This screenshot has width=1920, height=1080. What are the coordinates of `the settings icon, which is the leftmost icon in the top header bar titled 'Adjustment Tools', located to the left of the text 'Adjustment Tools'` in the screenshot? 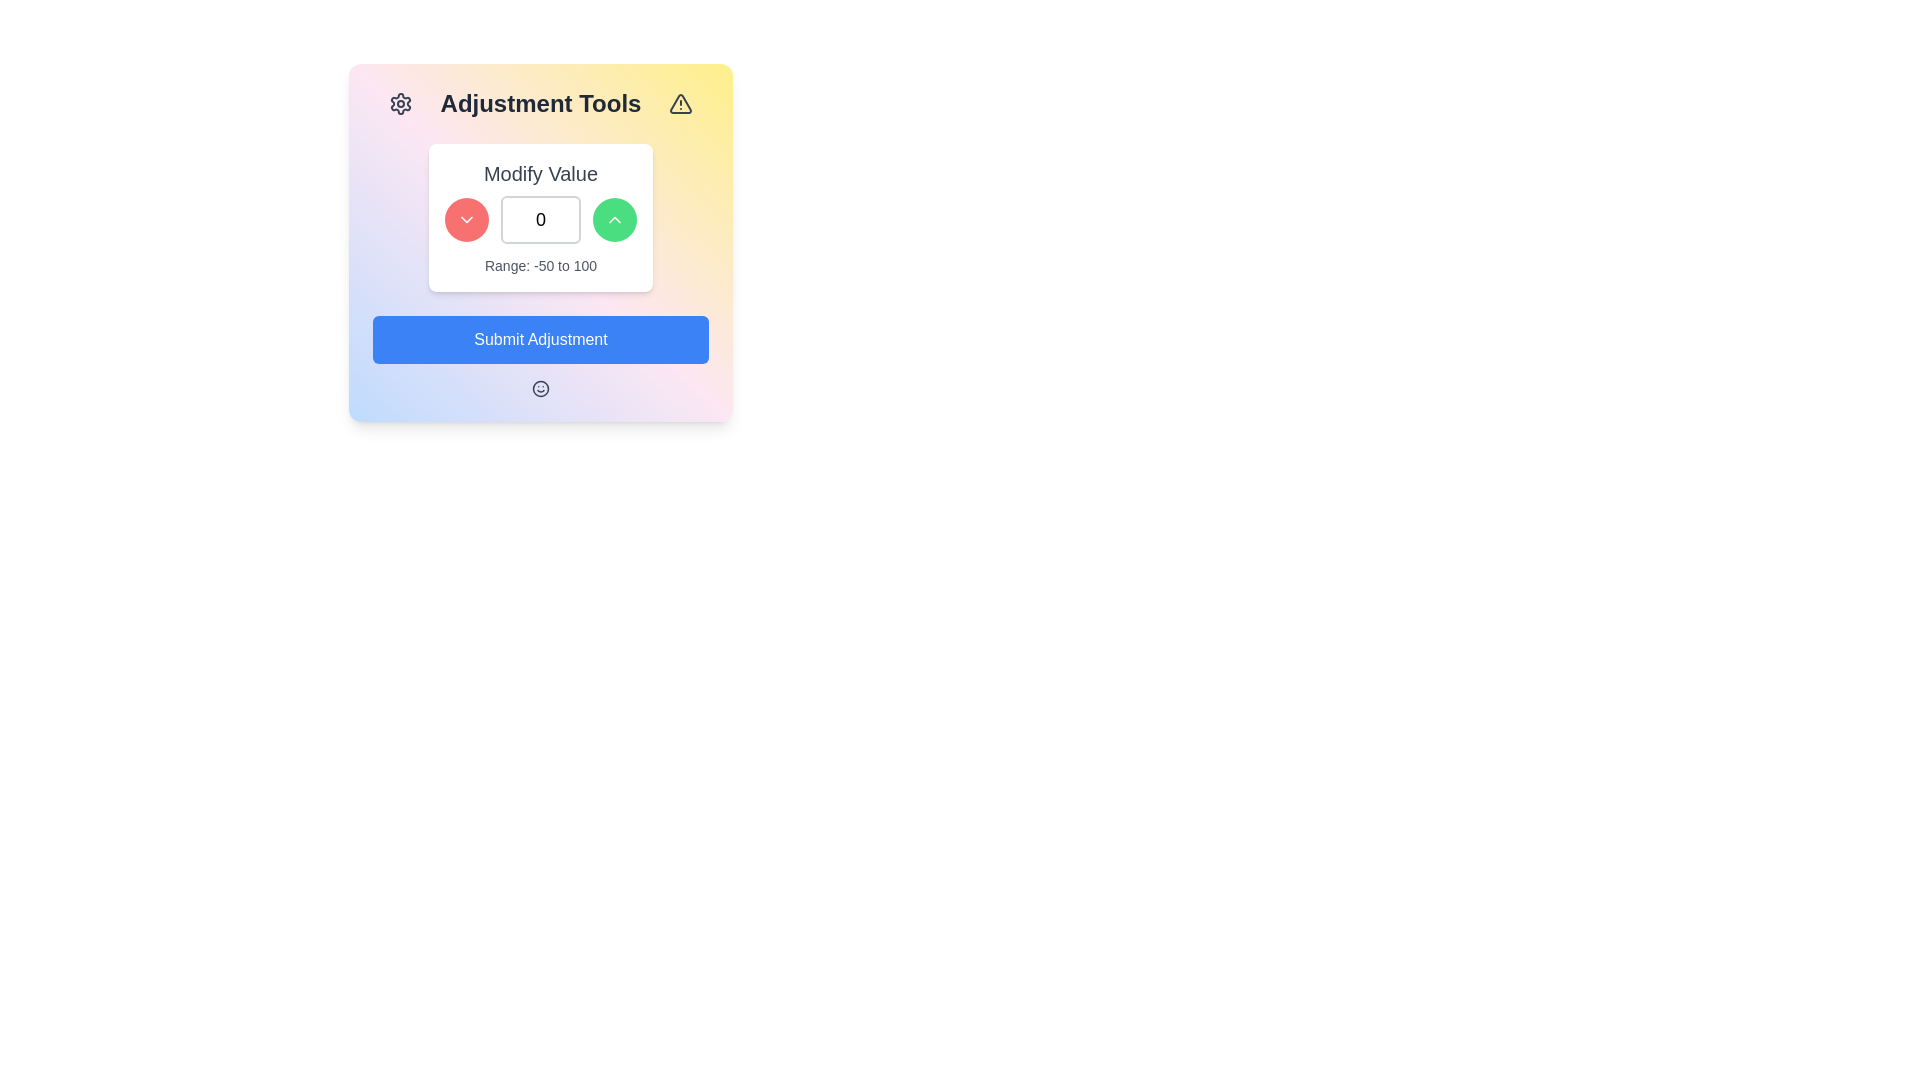 It's located at (400, 104).